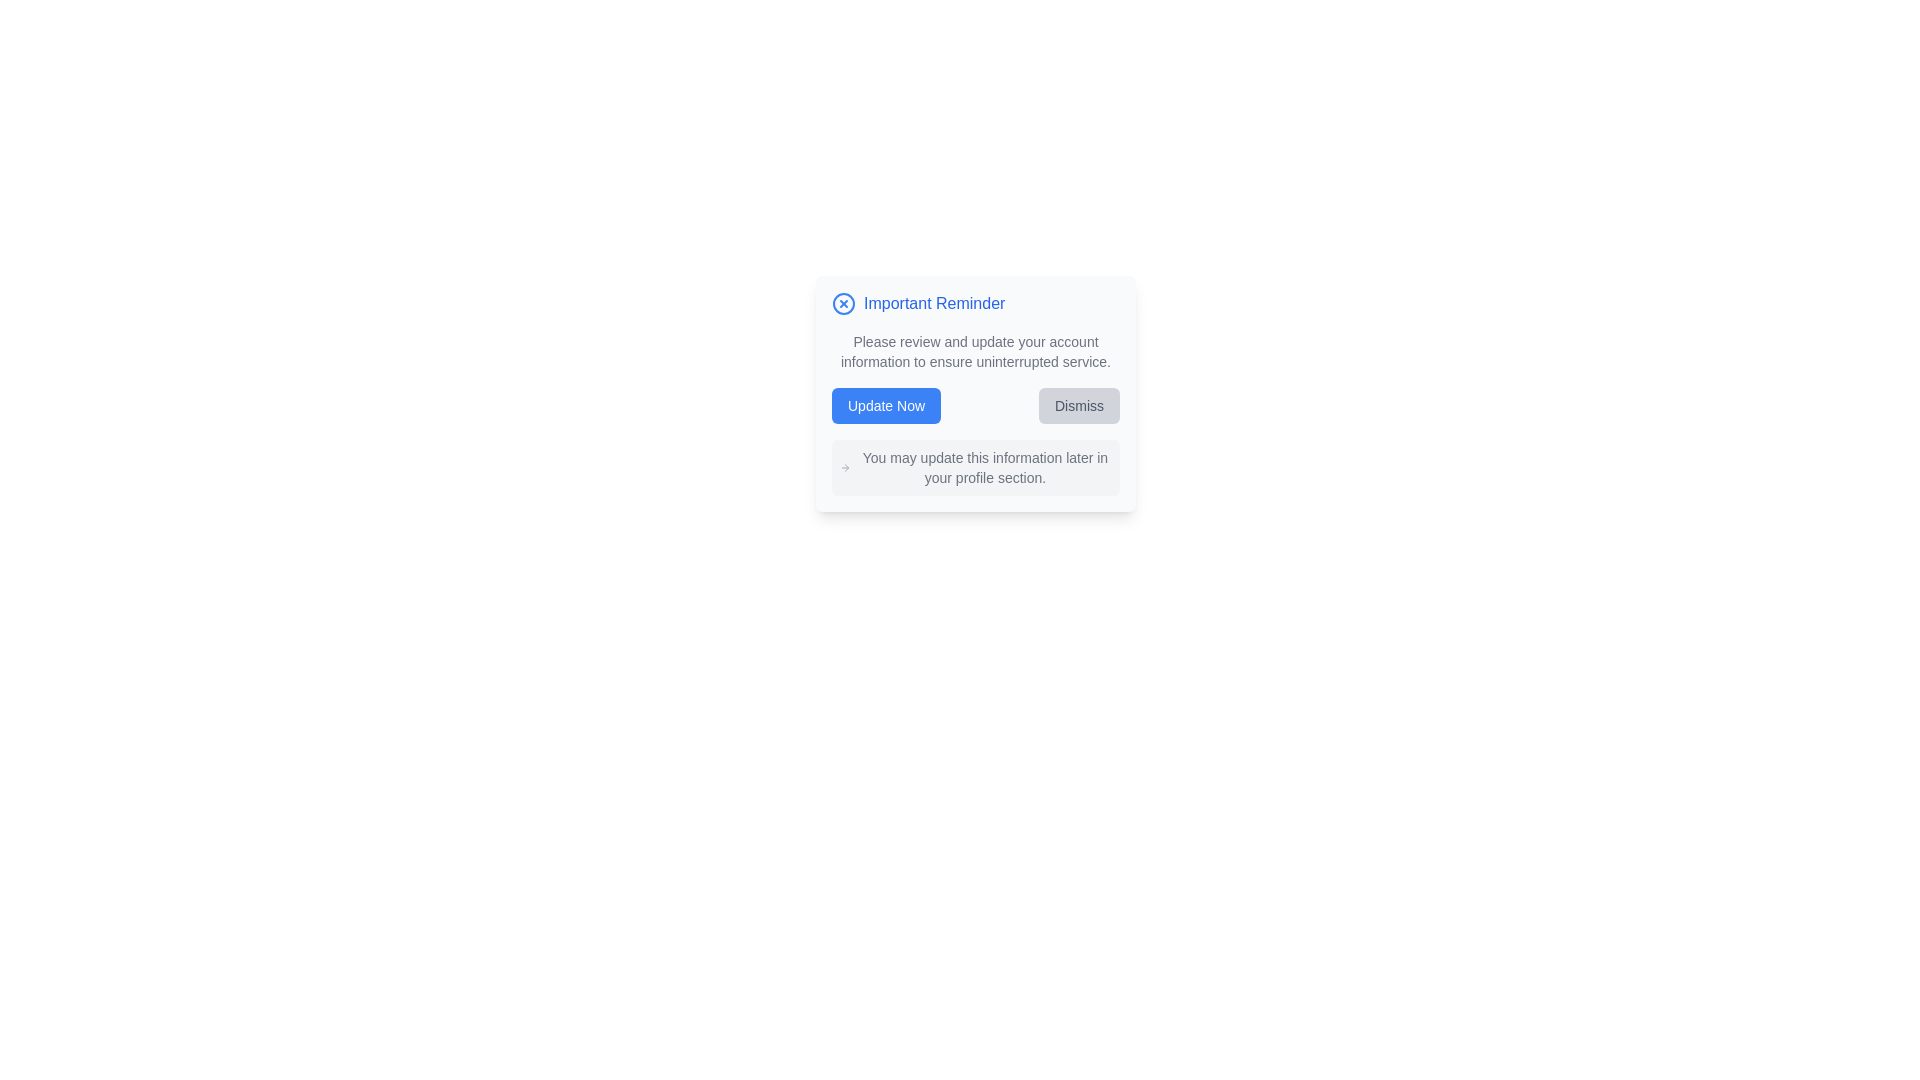 The width and height of the screenshot is (1920, 1080). I want to click on the dismiss button located on the right side of the 'Important Reminder' section, so click(1078, 405).